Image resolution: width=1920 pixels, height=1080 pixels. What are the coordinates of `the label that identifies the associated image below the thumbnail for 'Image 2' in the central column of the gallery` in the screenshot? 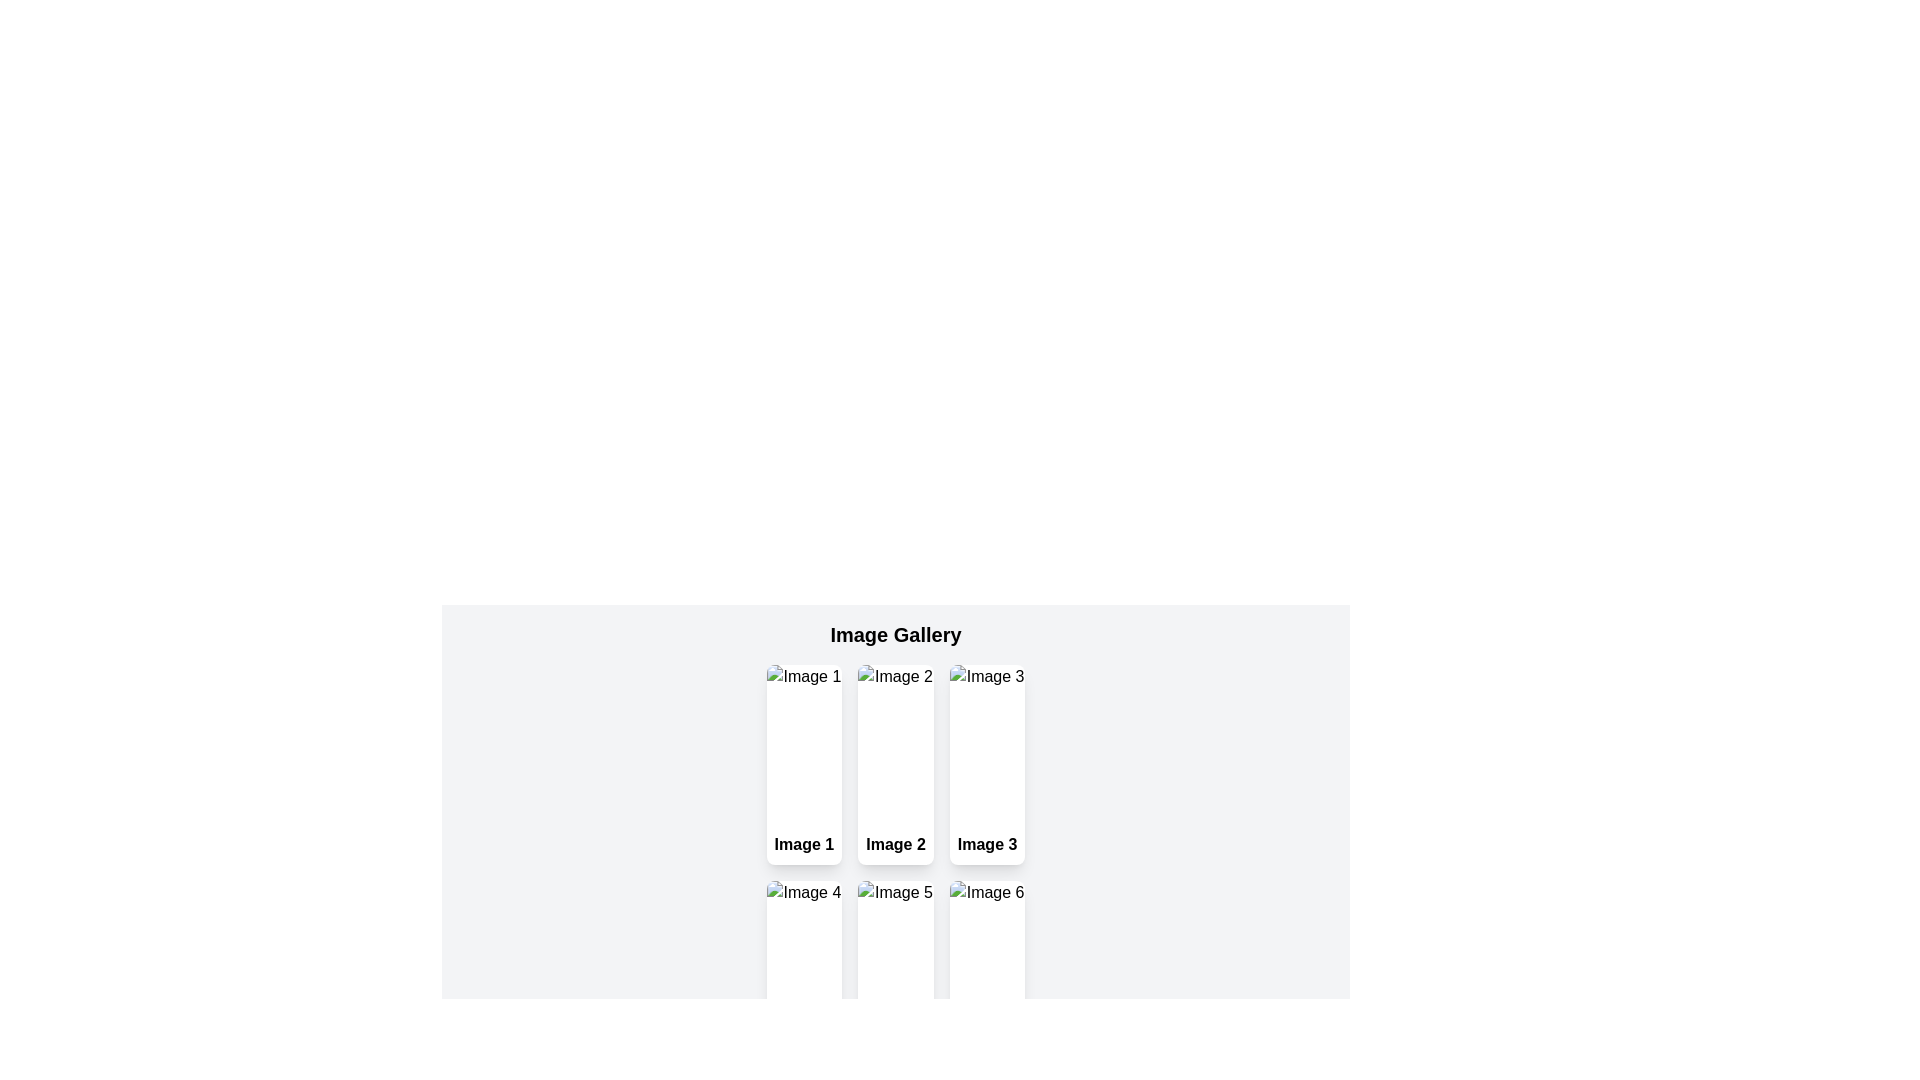 It's located at (895, 844).